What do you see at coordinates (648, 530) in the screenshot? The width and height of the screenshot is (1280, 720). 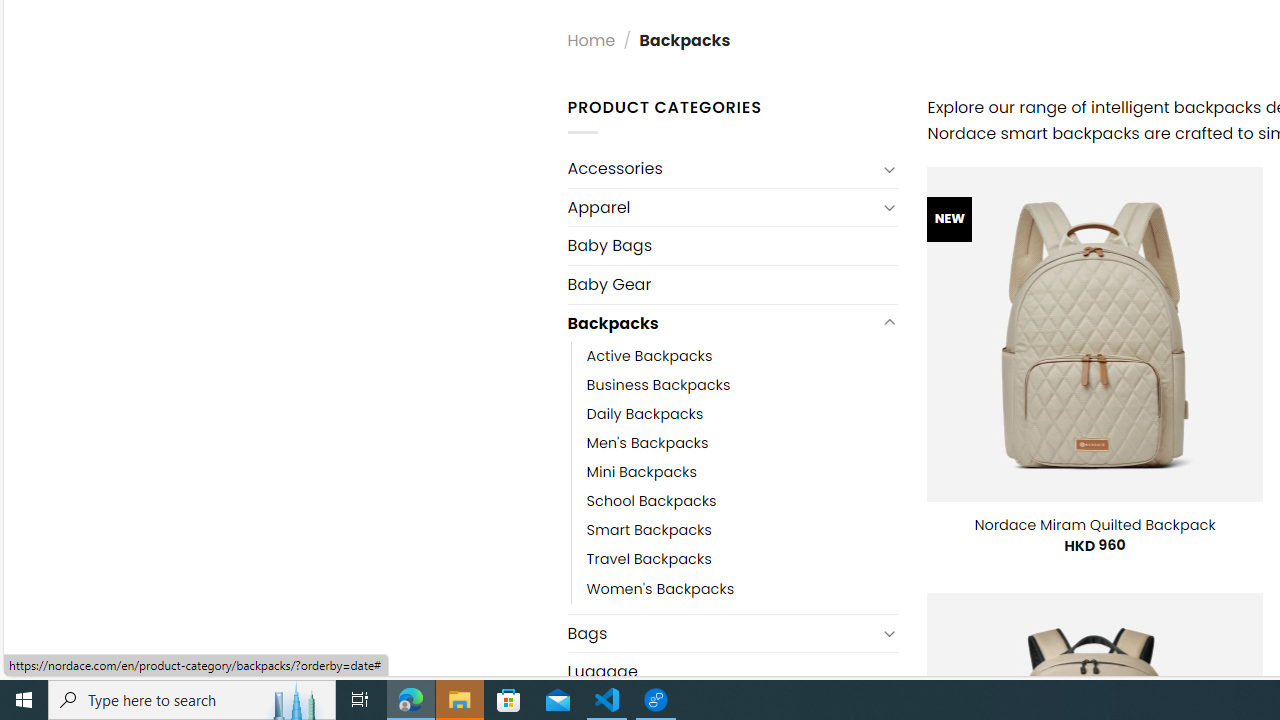 I see `'Smart Backpacks'` at bounding box center [648, 530].